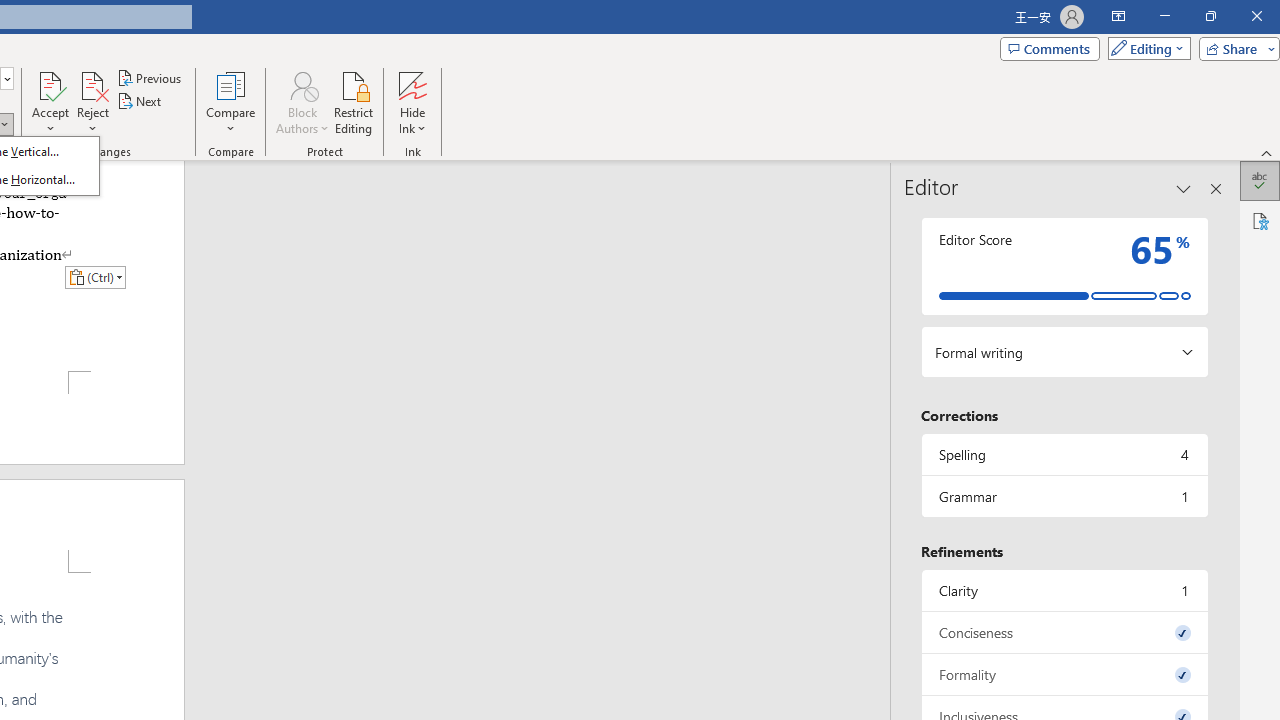  Describe the element at coordinates (1063, 589) in the screenshot. I see `'Clarity, 1 issue. Press space or enter to review items.'` at that location.